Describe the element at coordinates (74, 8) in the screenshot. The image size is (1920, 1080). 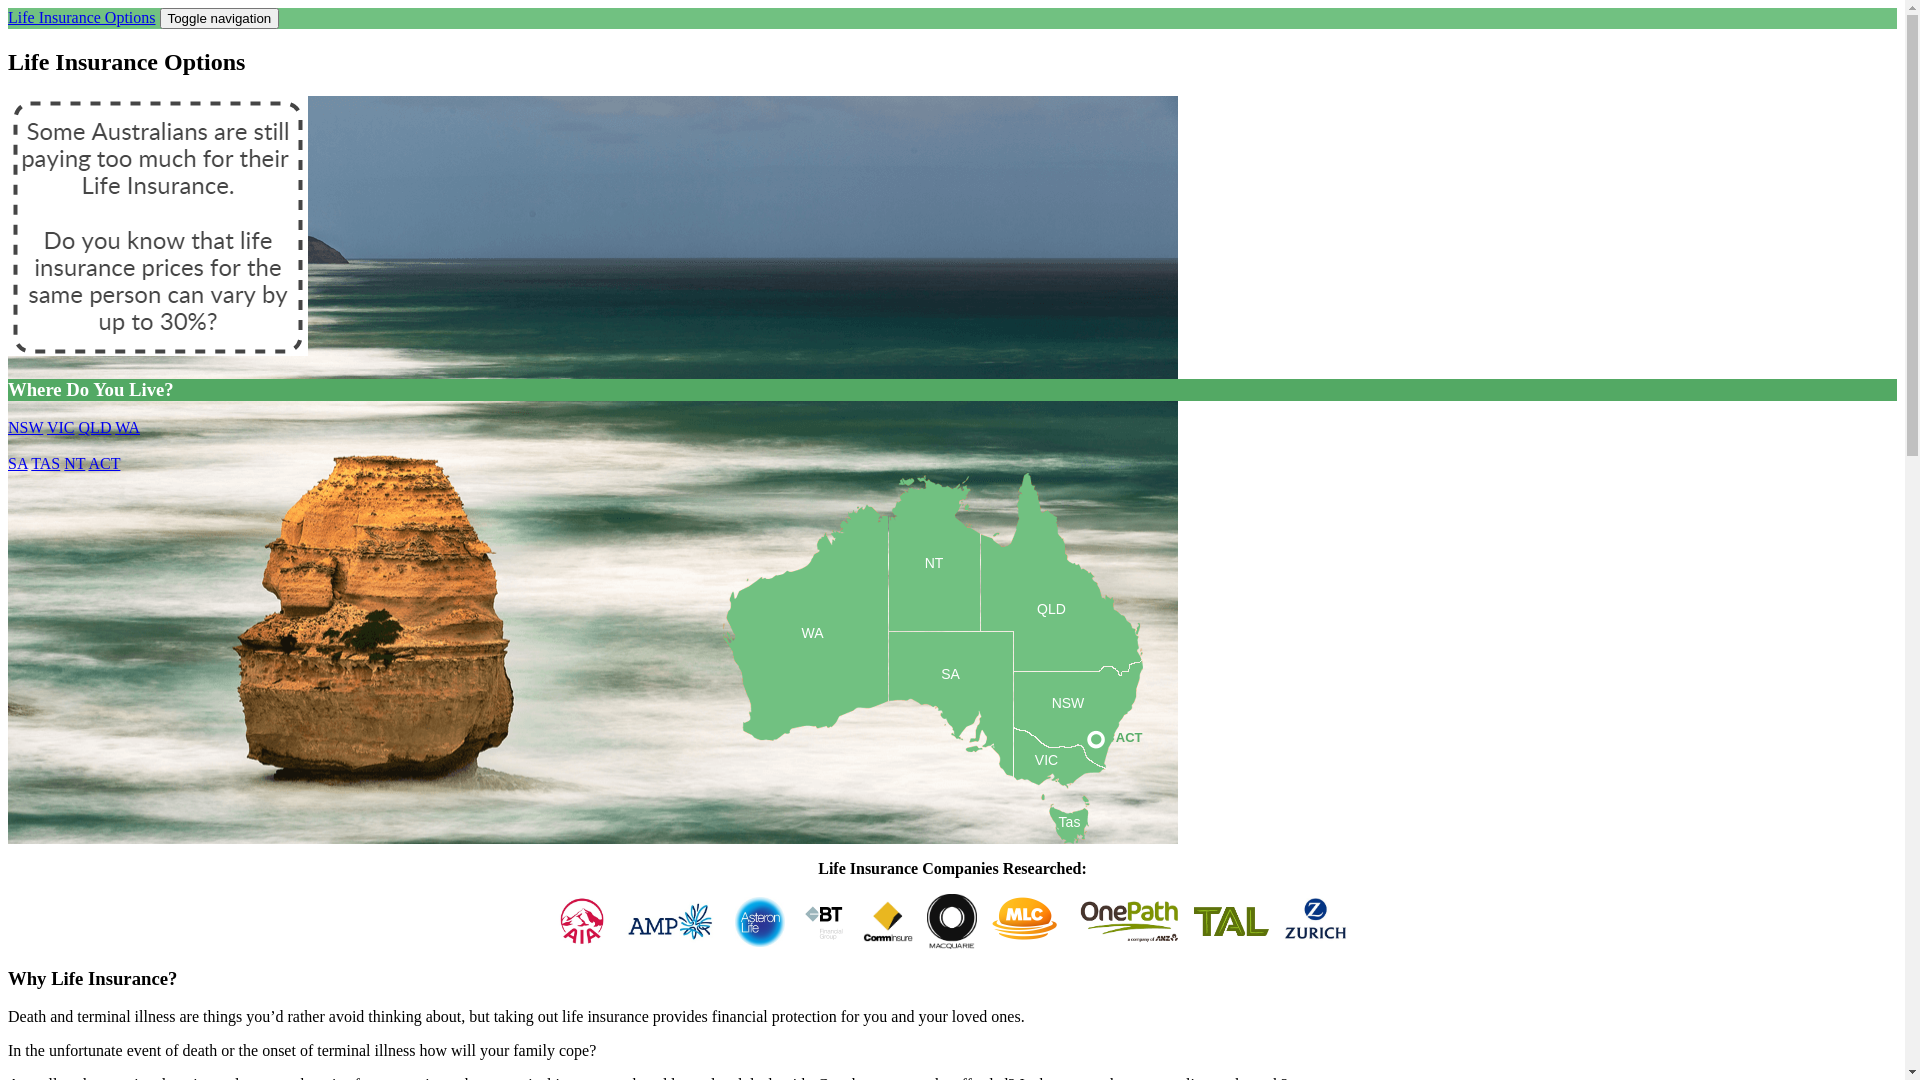
I see `'Skip to main content'` at that location.